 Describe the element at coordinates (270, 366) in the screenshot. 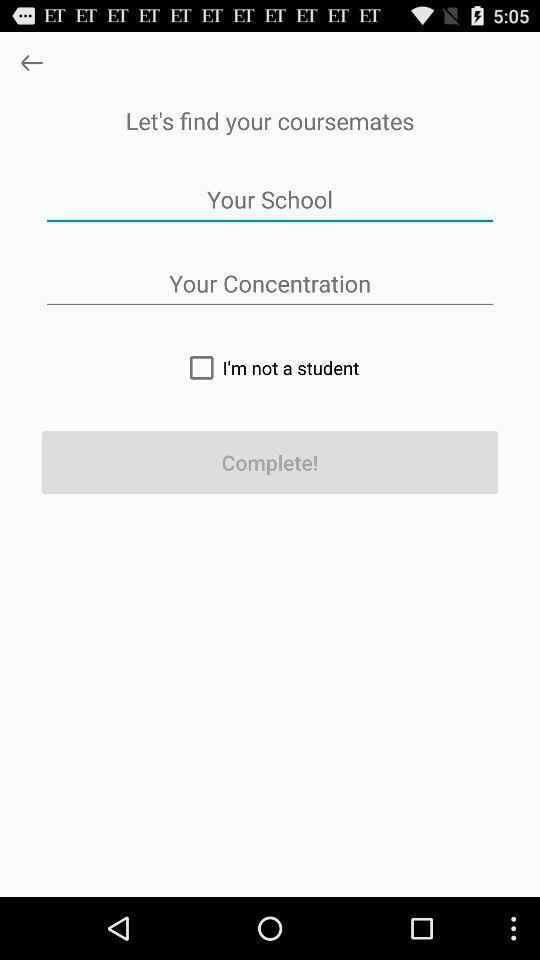

I see `the icon above complete! icon` at that location.